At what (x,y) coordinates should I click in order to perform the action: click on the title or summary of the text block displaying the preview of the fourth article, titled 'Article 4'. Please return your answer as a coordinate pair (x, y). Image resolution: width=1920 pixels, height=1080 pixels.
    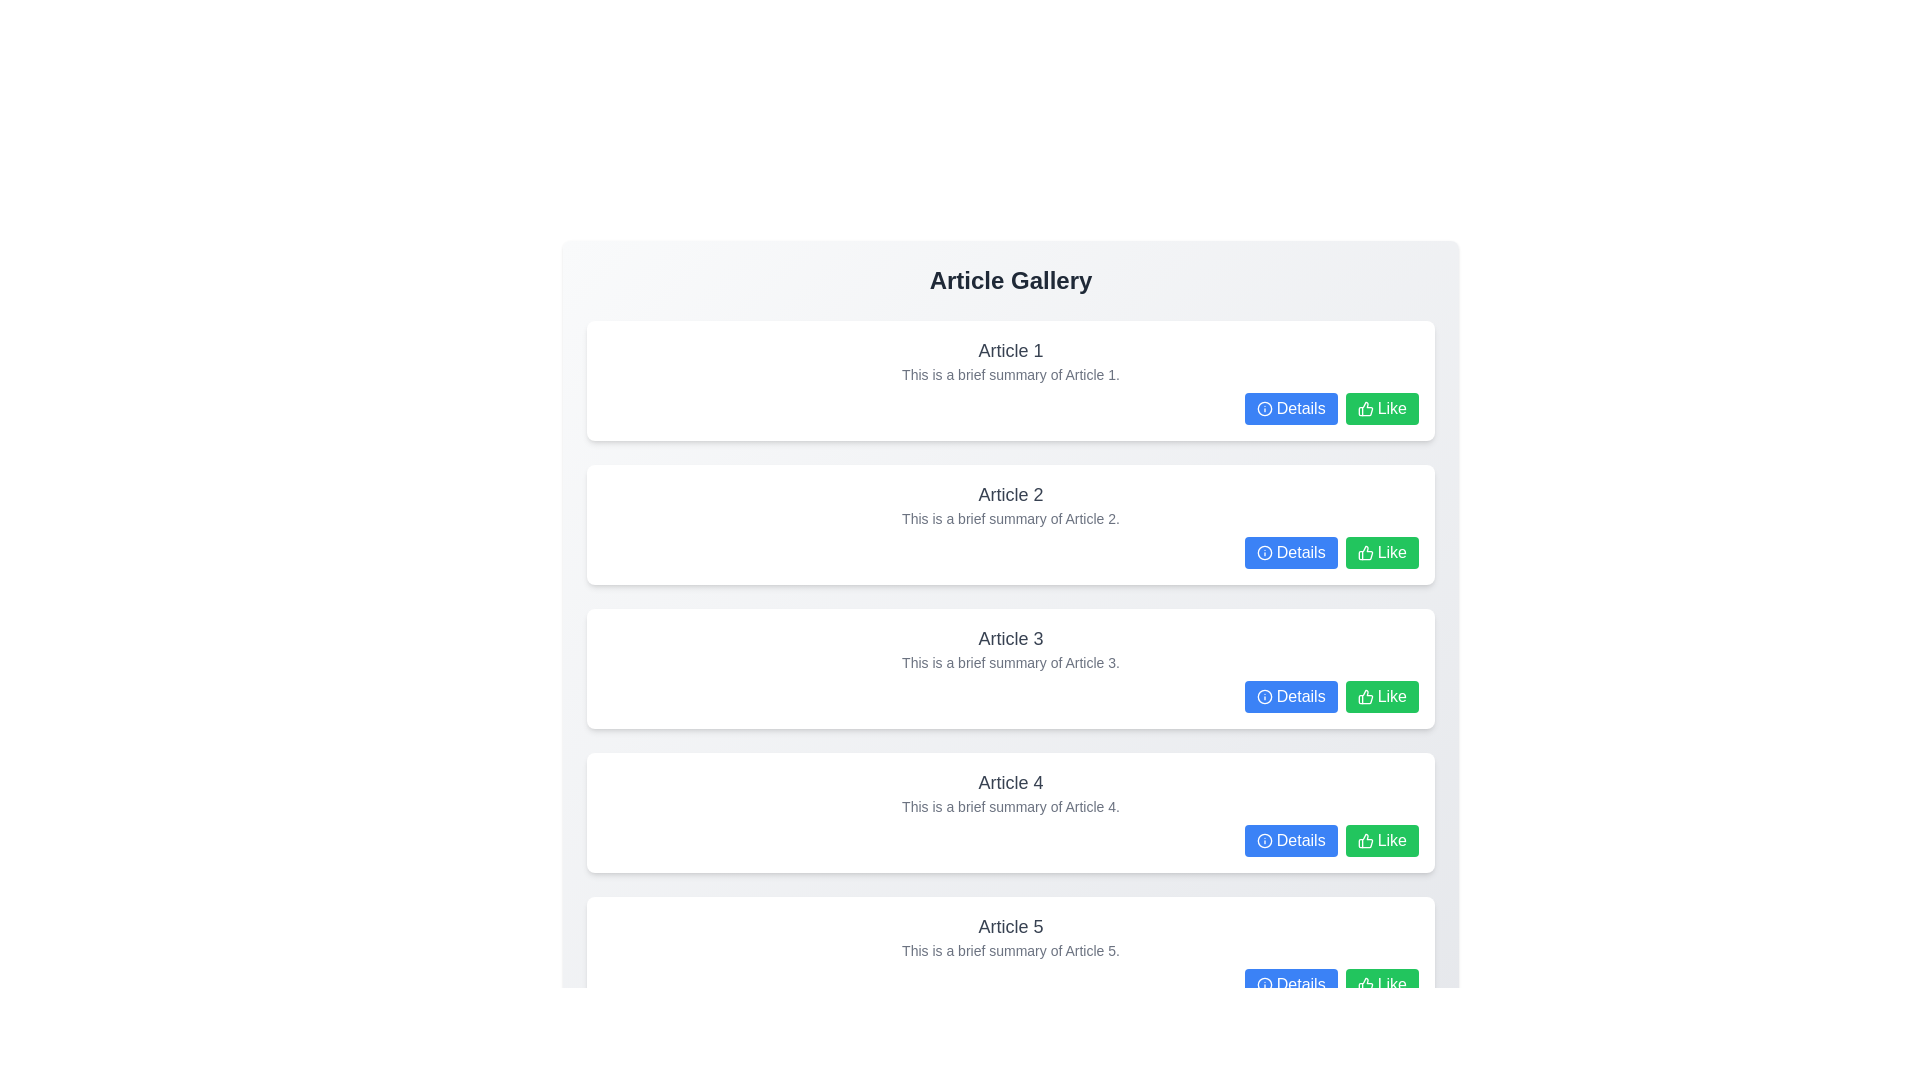
    Looking at the image, I should click on (1011, 792).